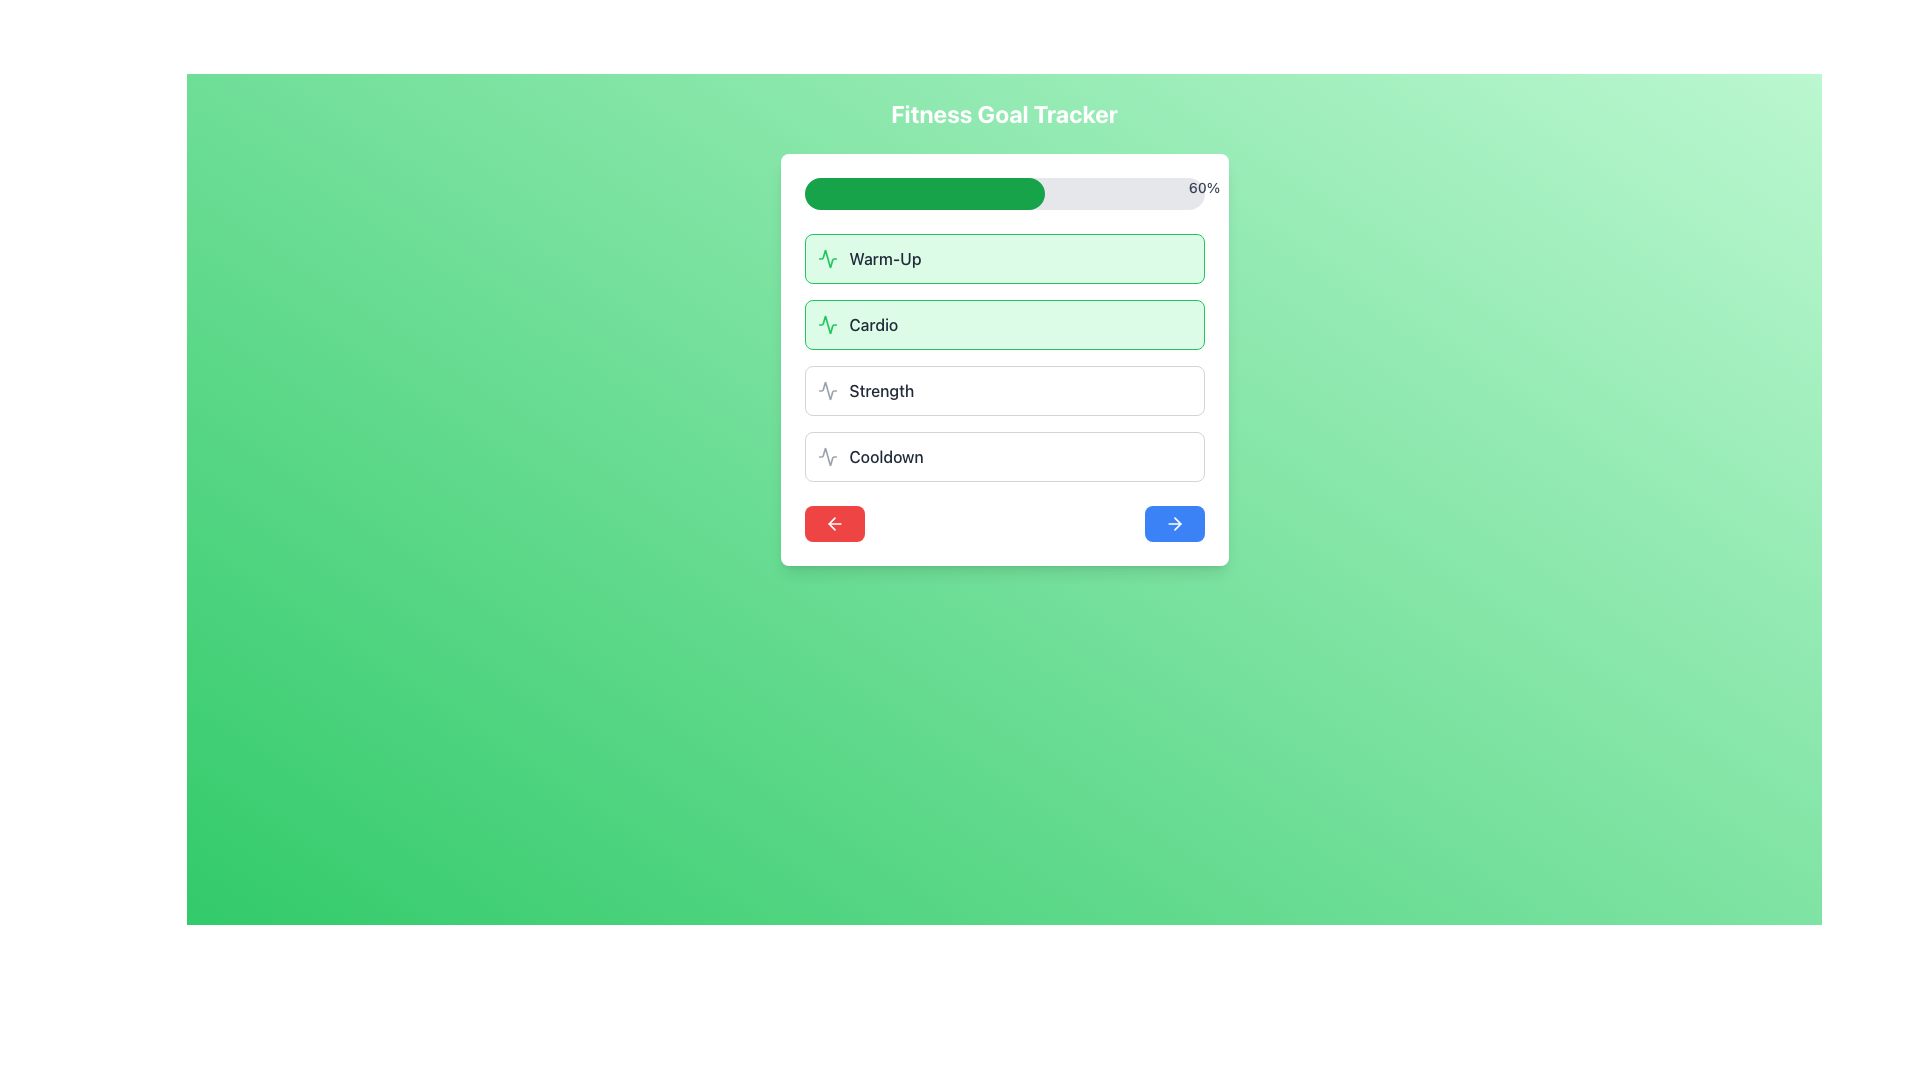  Describe the element at coordinates (923, 193) in the screenshot. I see `the Progress Indicator that visually represents the progress of a task, located near the top of the central interface panel` at that location.